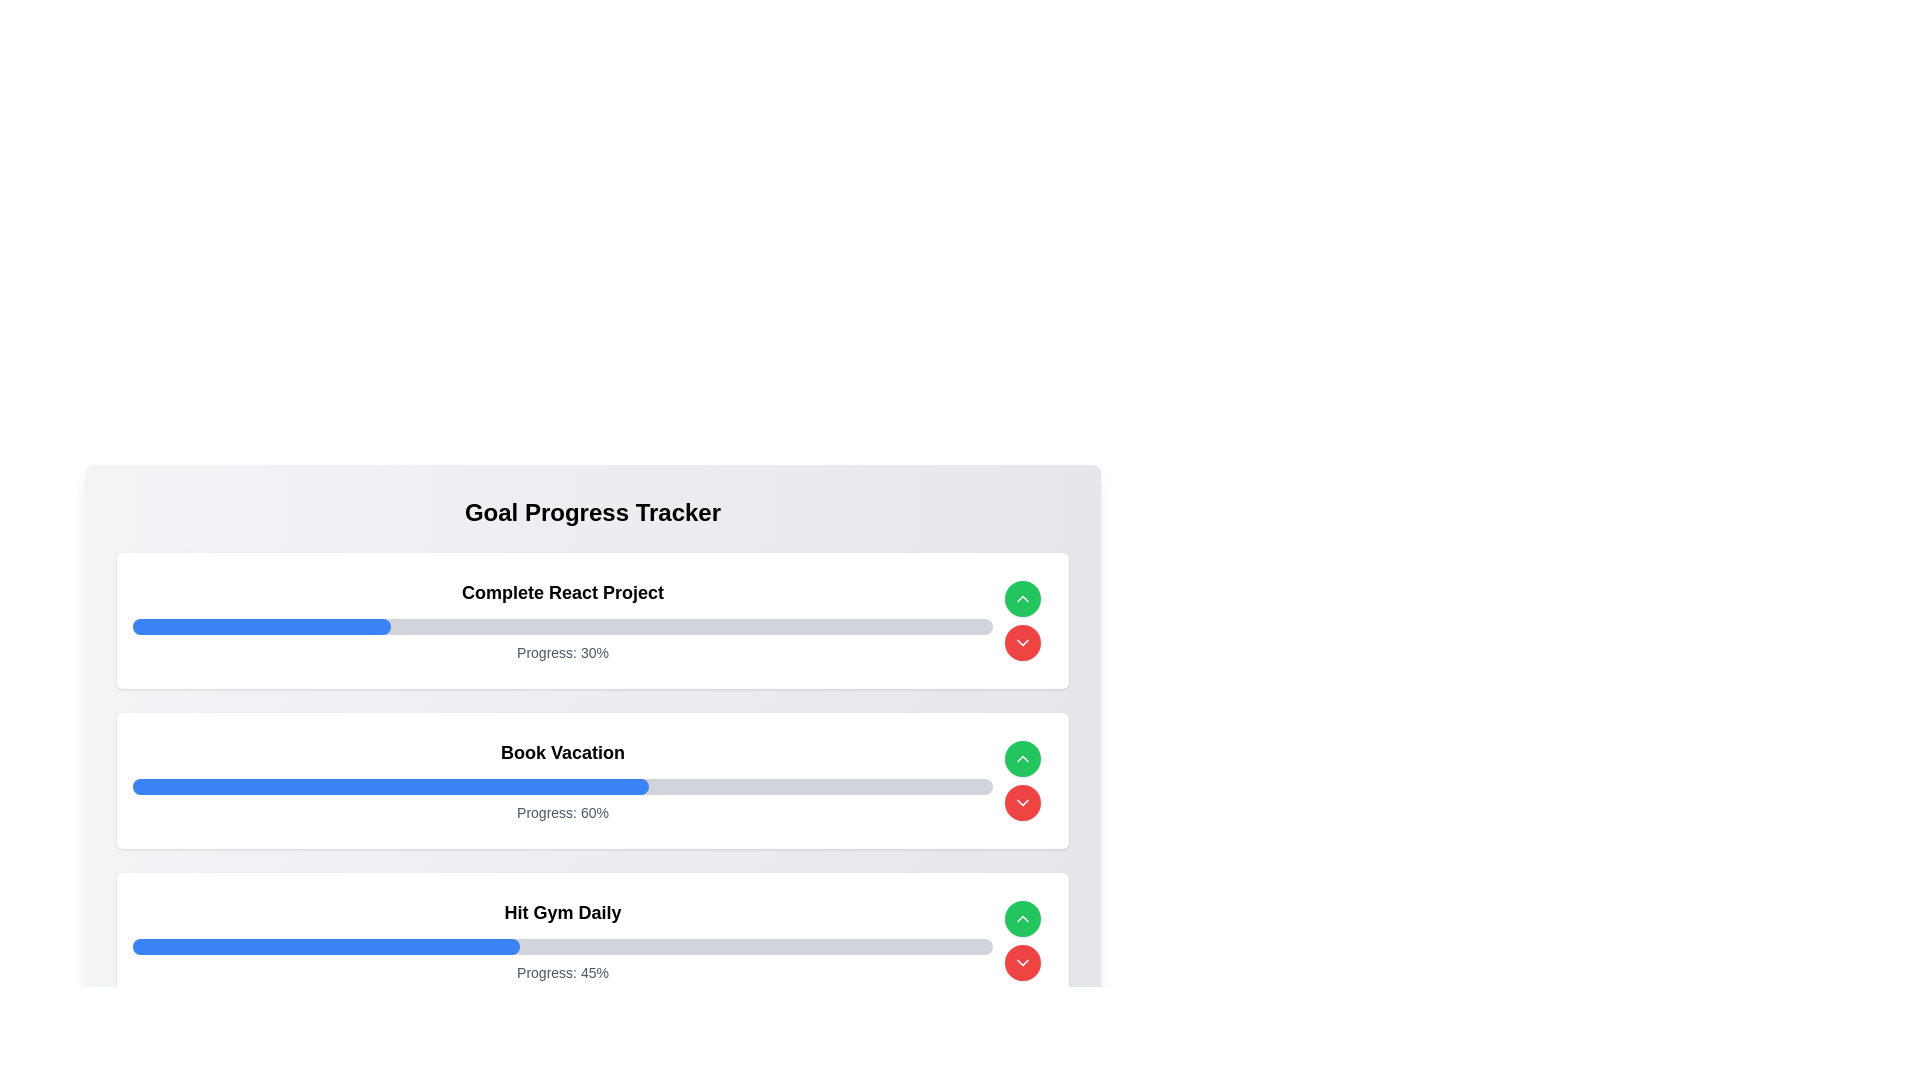 This screenshot has height=1080, width=1920. What do you see at coordinates (592, 1052) in the screenshot?
I see `the call-to-action button for adding a new goal located at the bottom of the 'Goal Progress Tracker' section` at bounding box center [592, 1052].